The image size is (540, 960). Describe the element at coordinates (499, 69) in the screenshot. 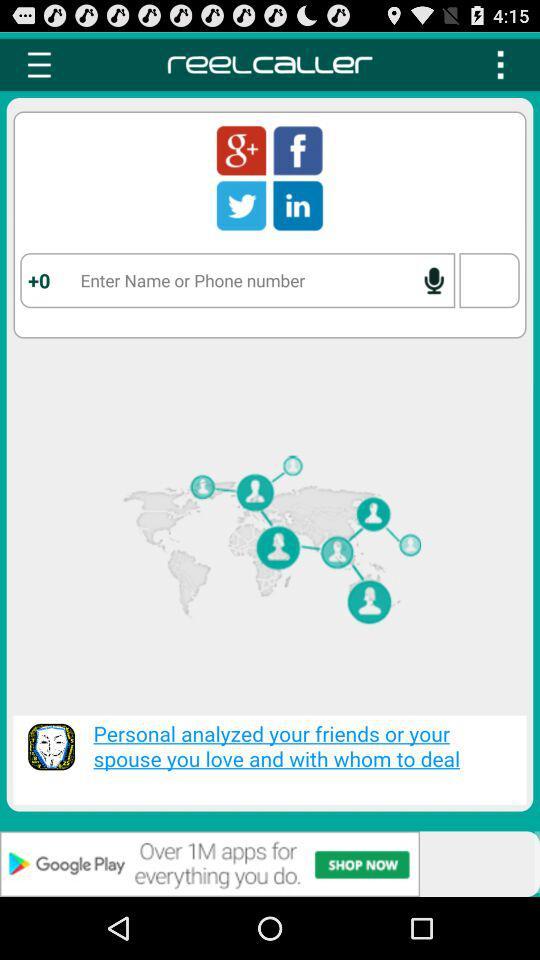

I see `the more icon` at that location.